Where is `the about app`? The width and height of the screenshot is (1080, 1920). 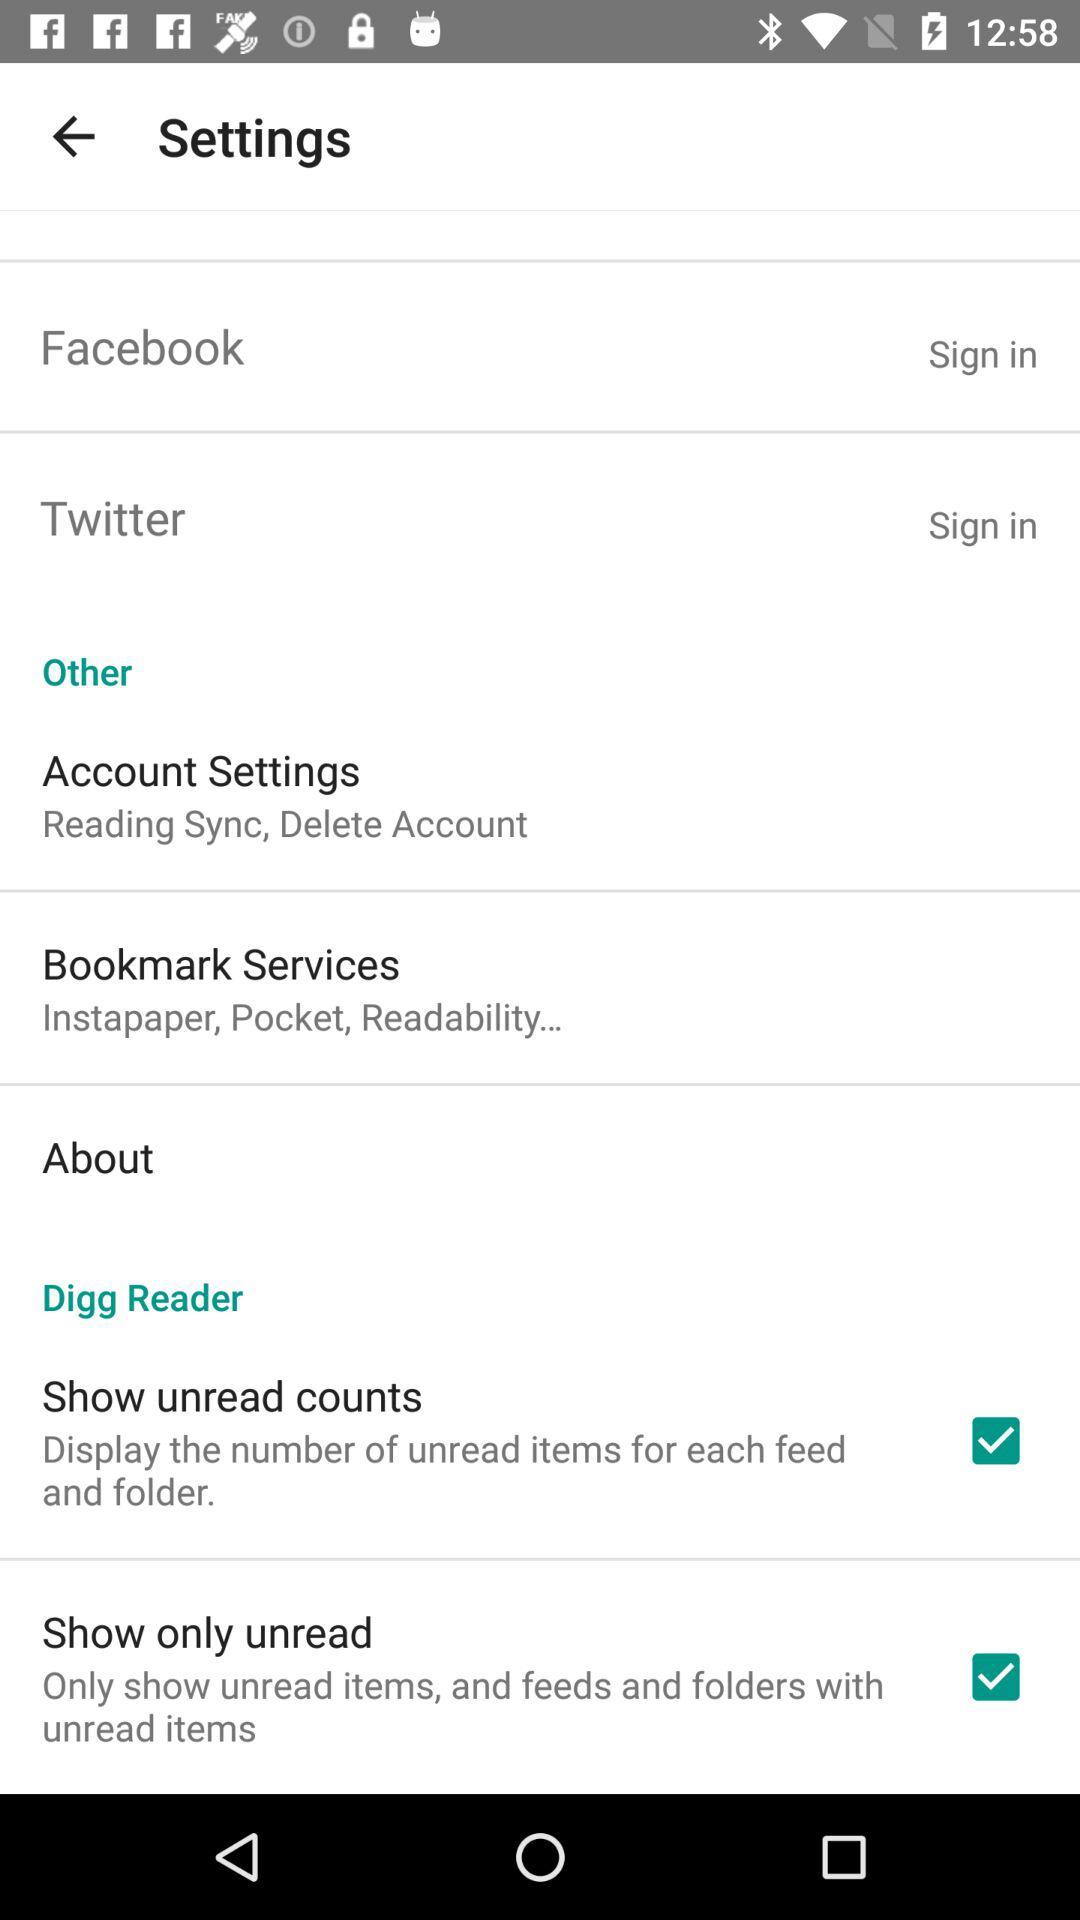
the about app is located at coordinates (97, 1156).